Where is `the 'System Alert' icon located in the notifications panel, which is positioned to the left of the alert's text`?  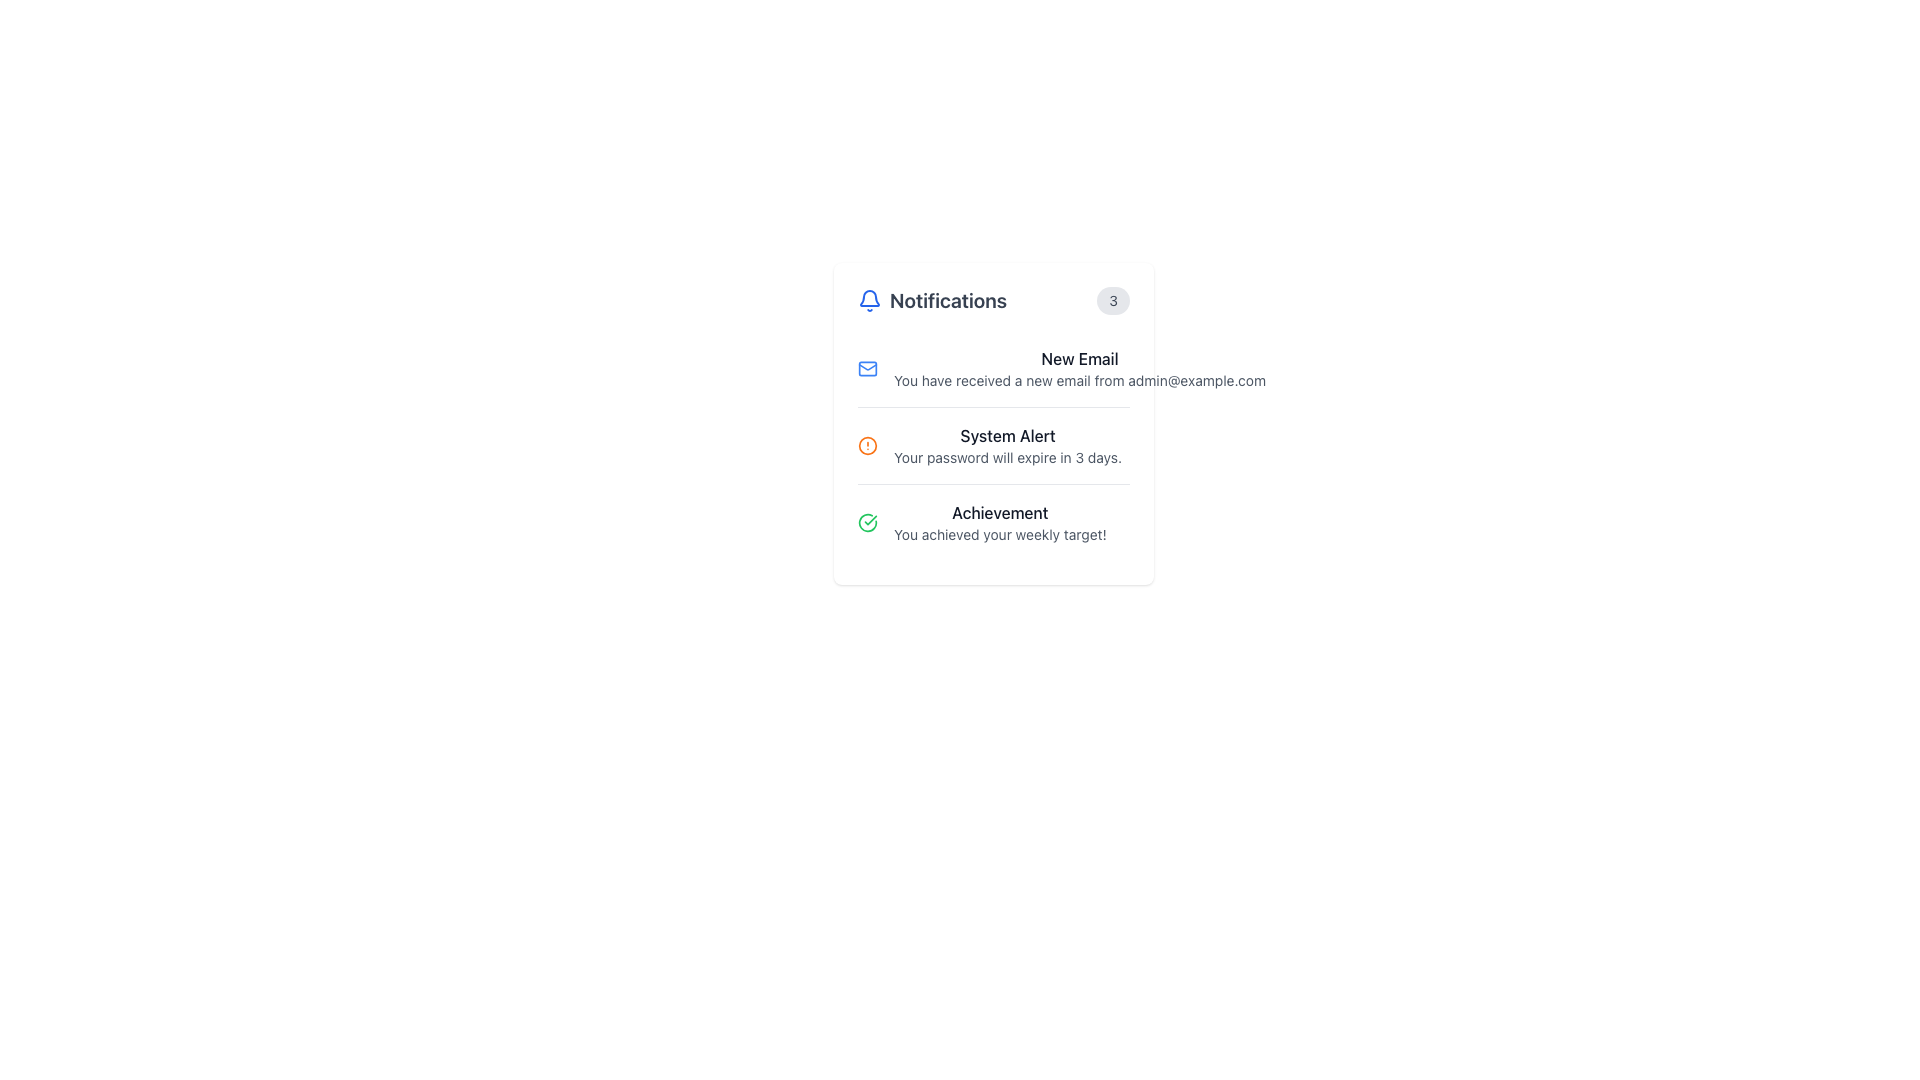
the 'System Alert' icon located in the notifications panel, which is positioned to the left of the alert's text is located at coordinates (868, 445).